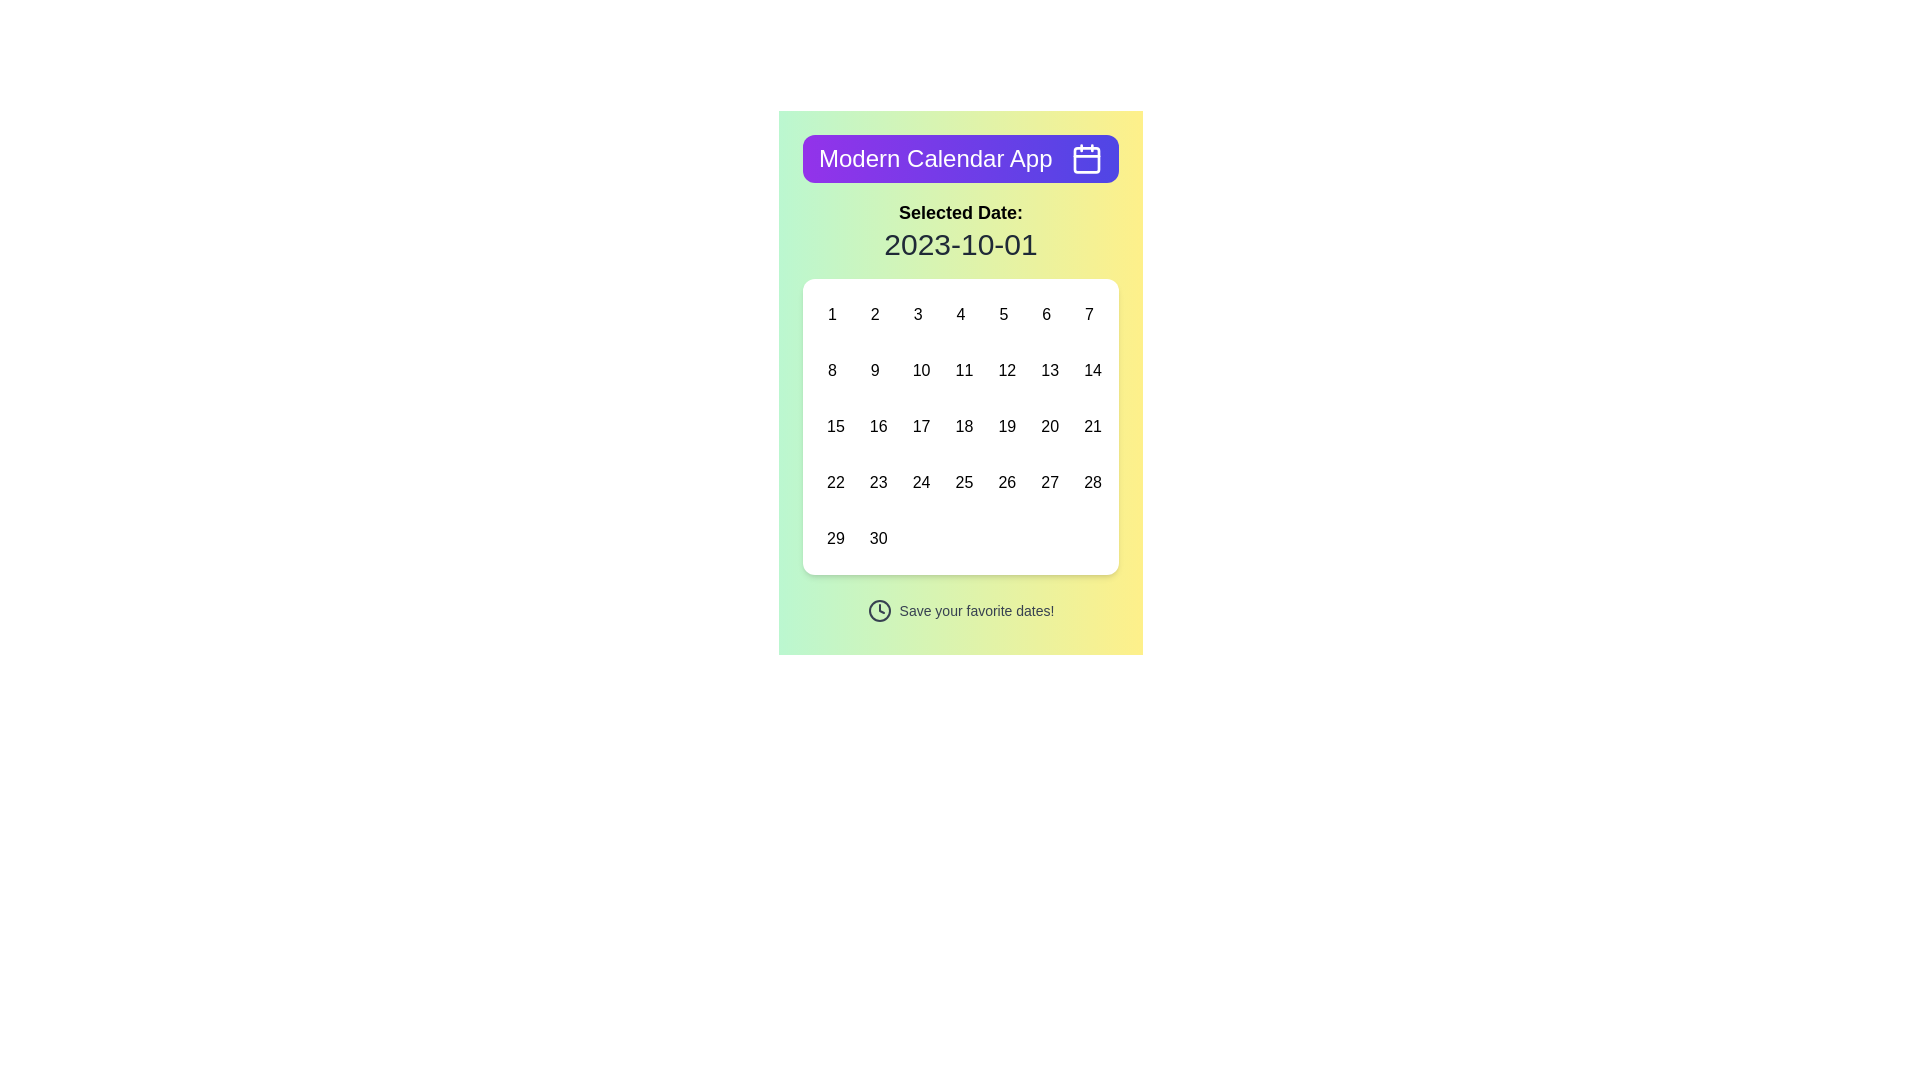 The height and width of the screenshot is (1080, 1920). Describe the element at coordinates (1085, 157) in the screenshot. I see `on the calendar icon located in the top-right corner of the purple header bar next` at that location.